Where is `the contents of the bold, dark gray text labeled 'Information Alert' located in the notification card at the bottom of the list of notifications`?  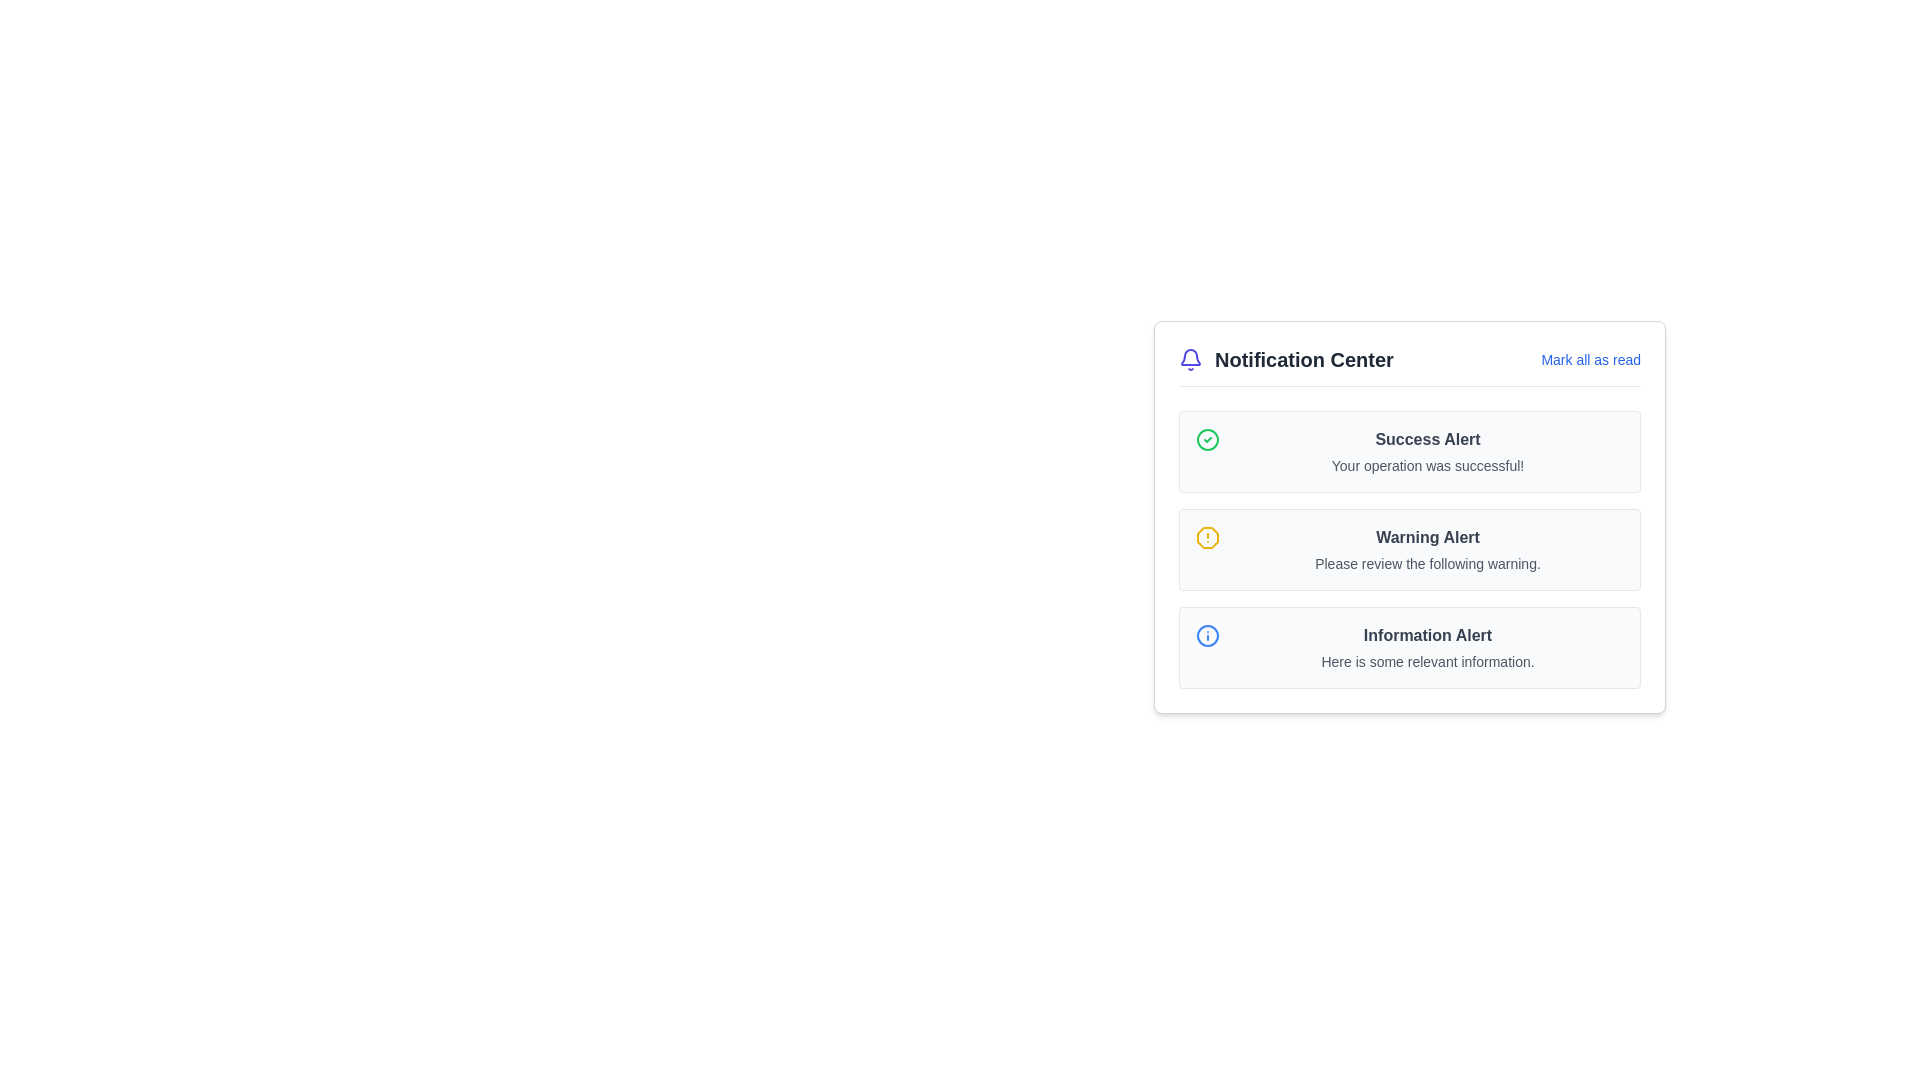
the contents of the bold, dark gray text labeled 'Information Alert' located in the notification card at the bottom of the list of notifications is located at coordinates (1427, 636).